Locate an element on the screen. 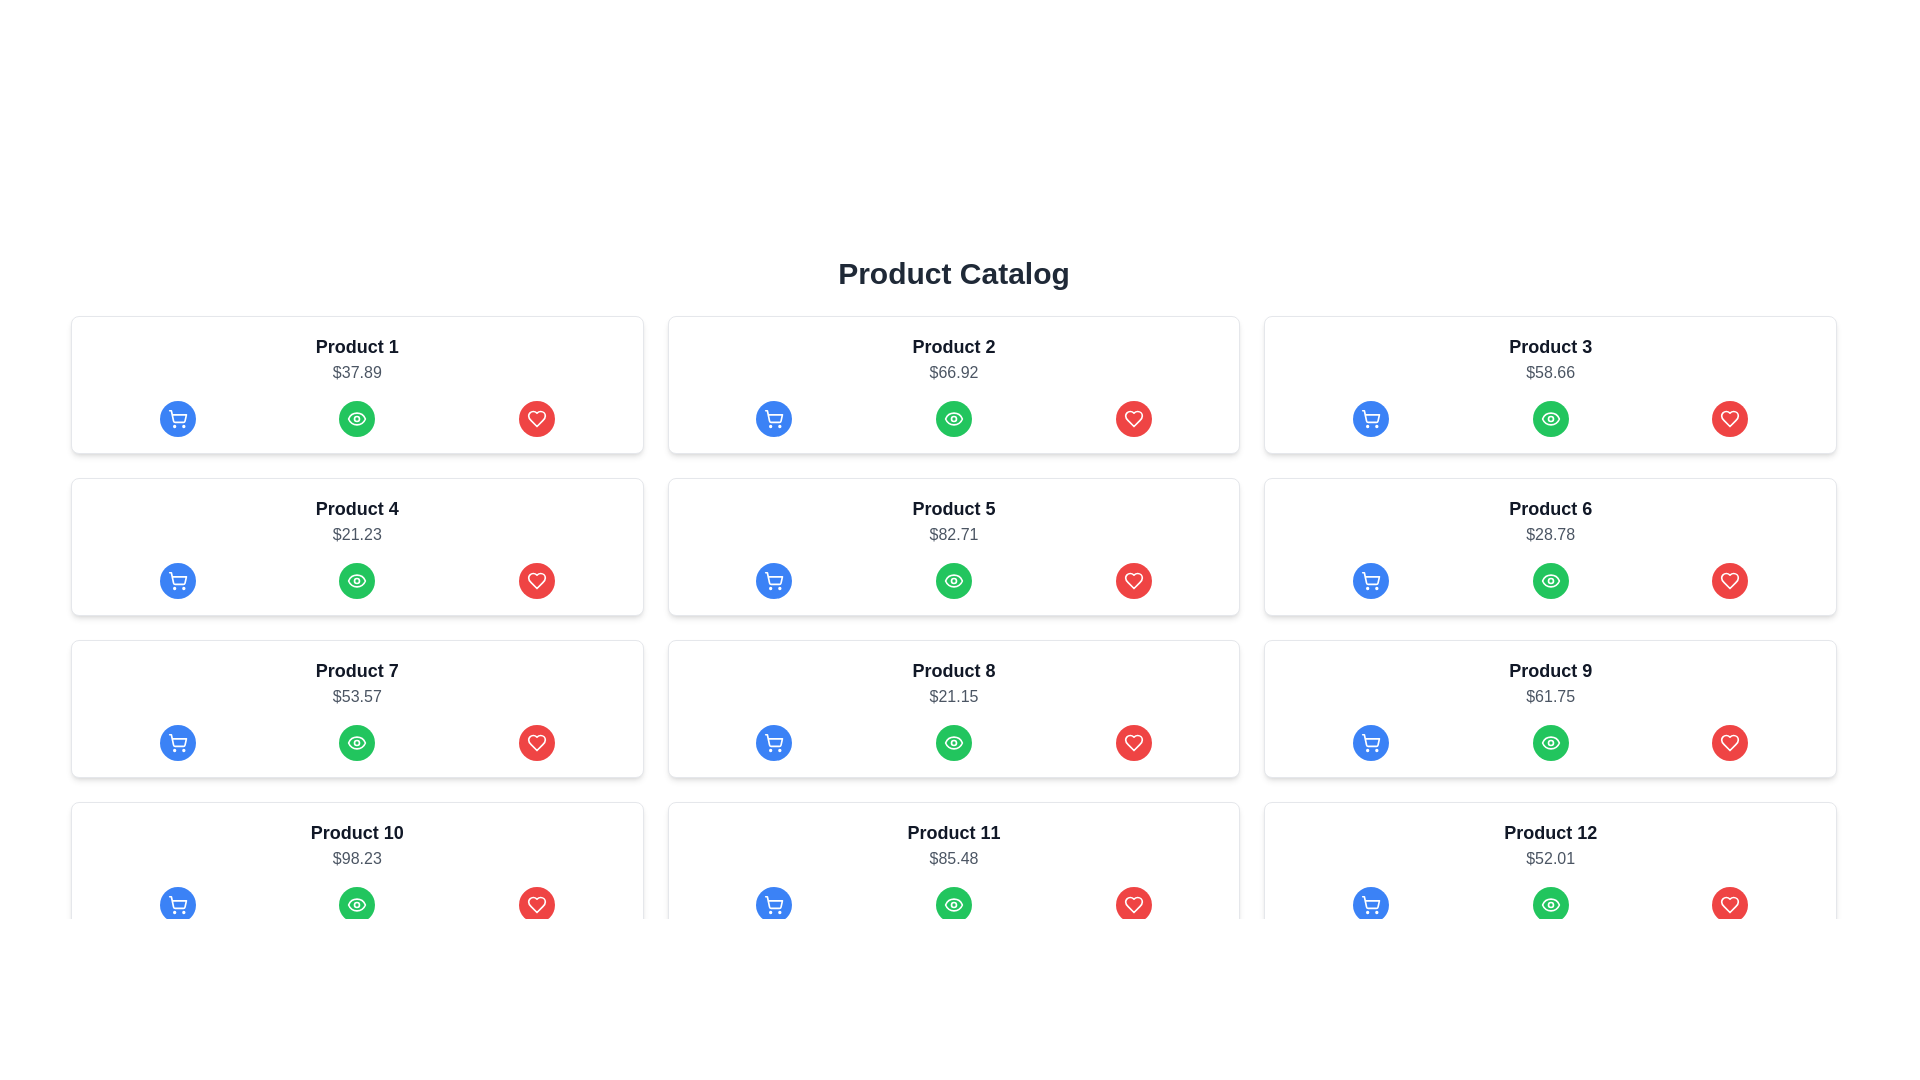 This screenshot has width=1920, height=1080. the rounded blue button with a white shopping cart icon located at the bottom left corner of the 'Product 5' card is located at coordinates (773, 581).